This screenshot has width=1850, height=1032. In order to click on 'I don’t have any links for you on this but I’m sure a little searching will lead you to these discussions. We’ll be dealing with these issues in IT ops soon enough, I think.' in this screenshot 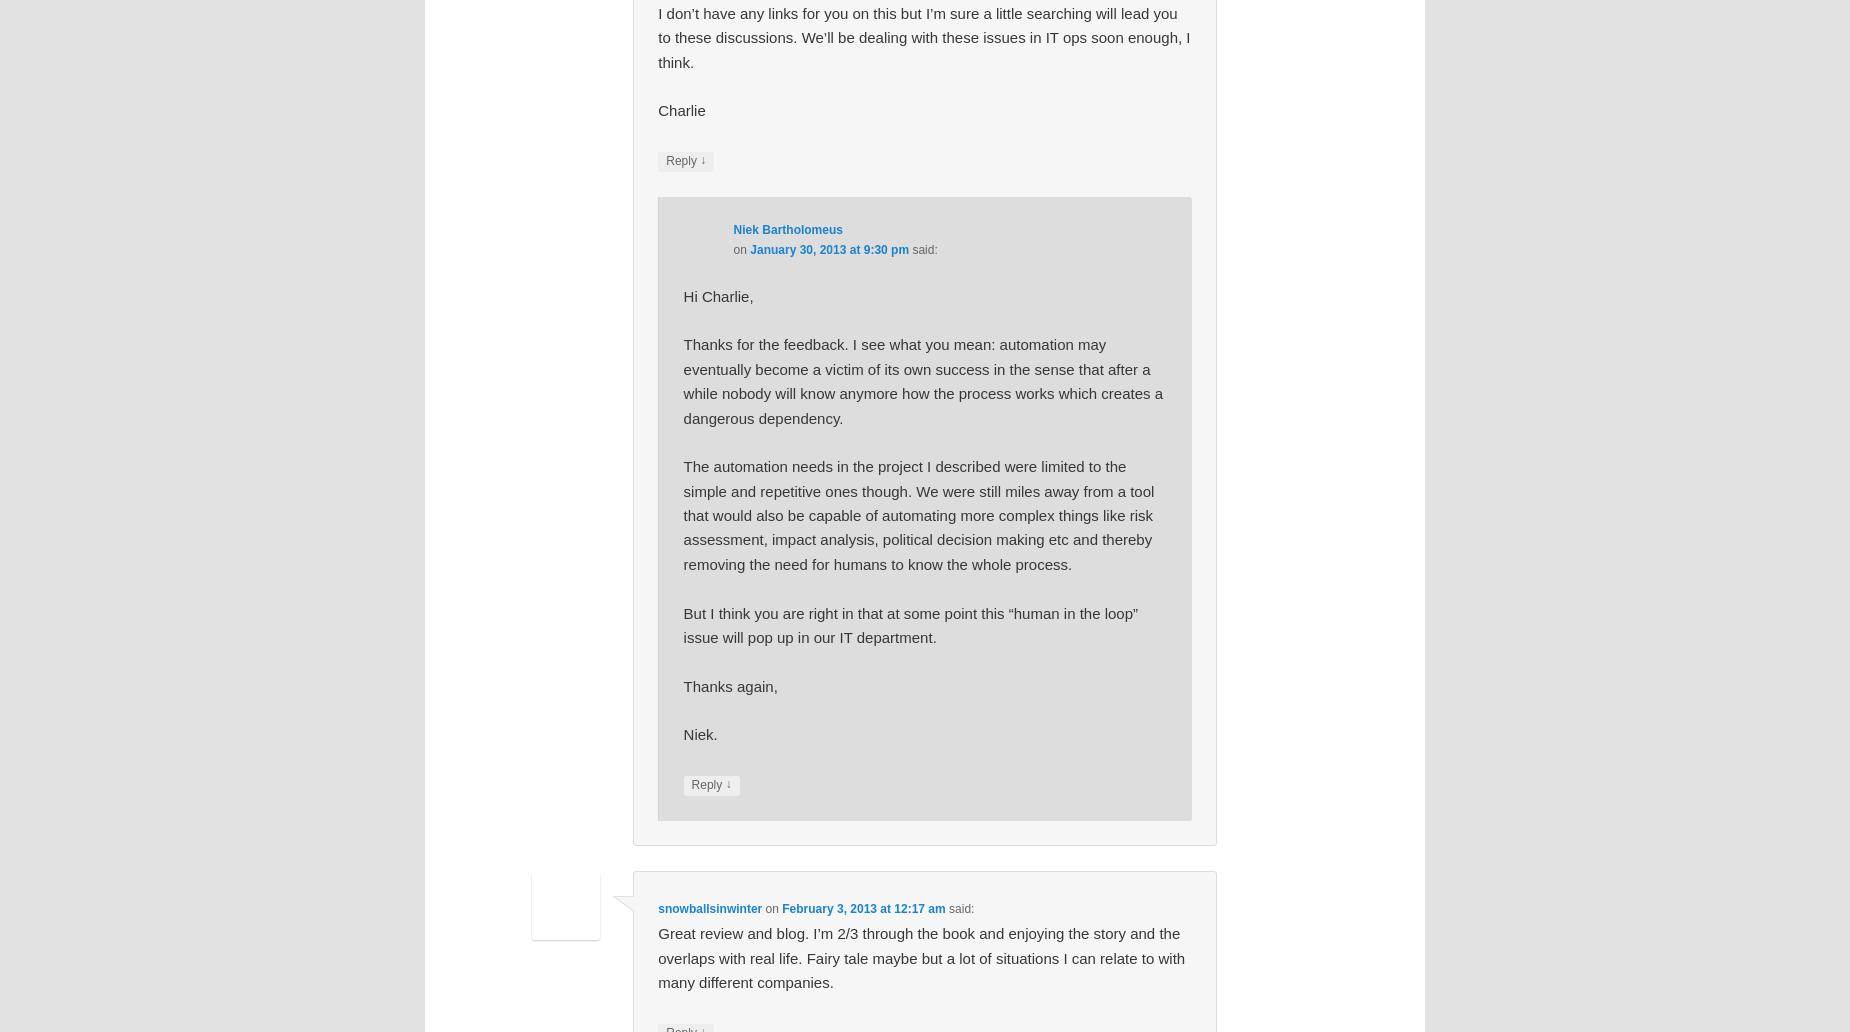, I will do `click(658, 37)`.